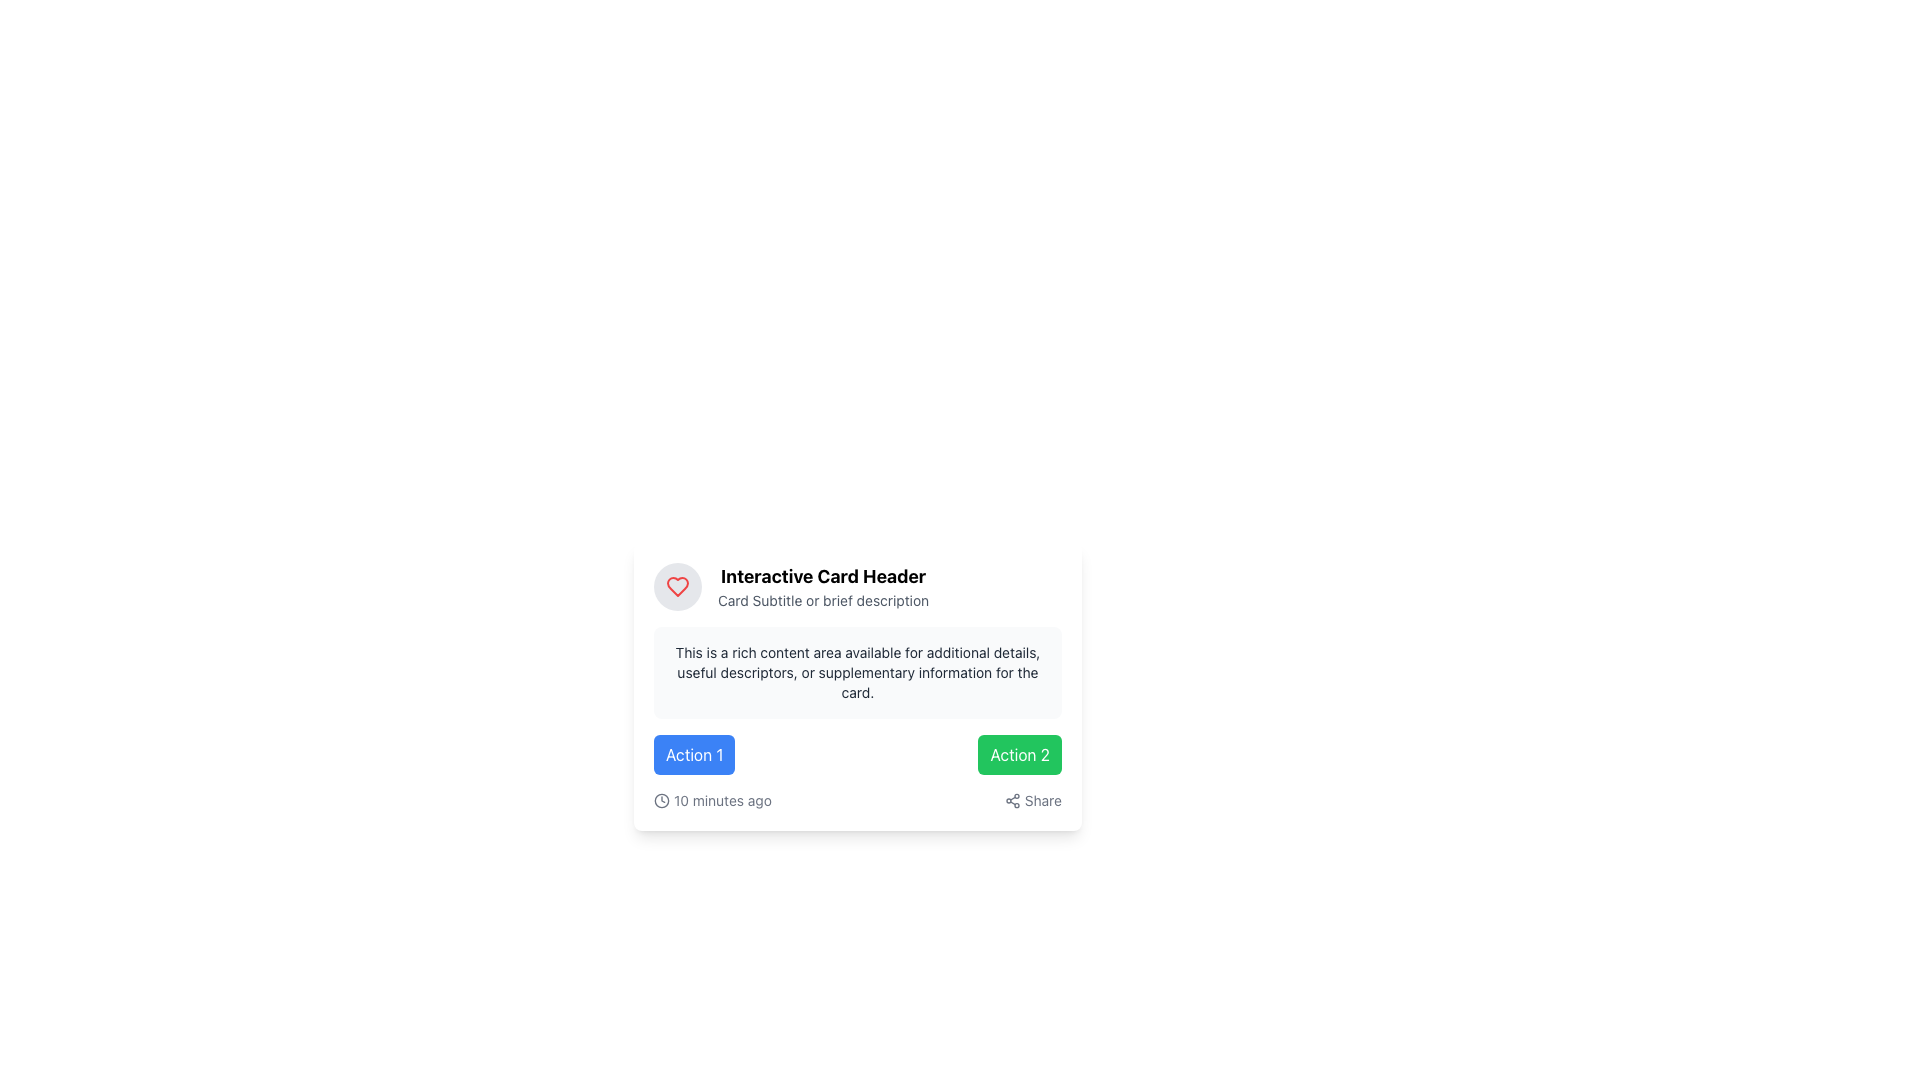 The image size is (1920, 1080). Describe the element at coordinates (858, 800) in the screenshot. I see `the 'Share' button located at the bottom of the card component, which also displays the event time ('10 minutes ago')` at that location.